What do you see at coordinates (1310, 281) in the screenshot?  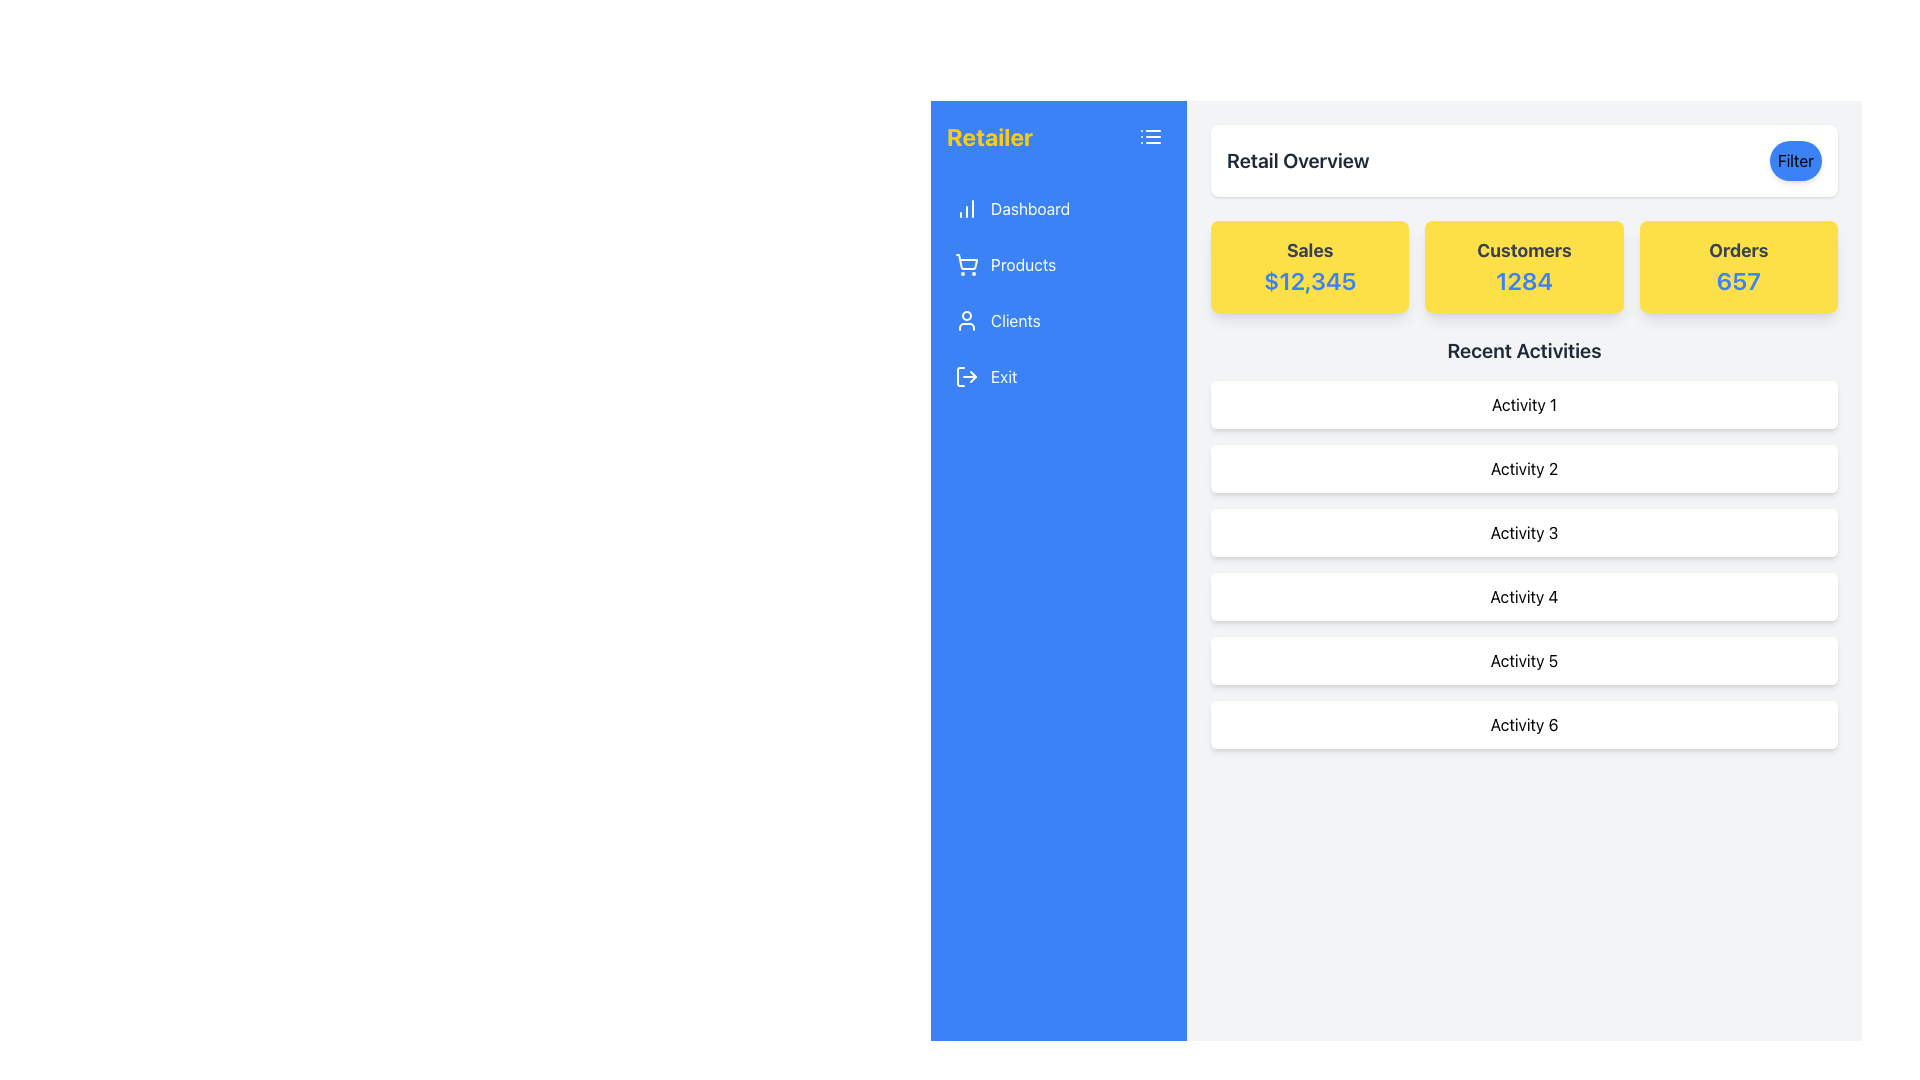 I see `text content of the Text Label displaying '$12,345', which is styled in bold blue font and centered within a yellow box labeled 'Sales'` at bounding box center [1310, 281].